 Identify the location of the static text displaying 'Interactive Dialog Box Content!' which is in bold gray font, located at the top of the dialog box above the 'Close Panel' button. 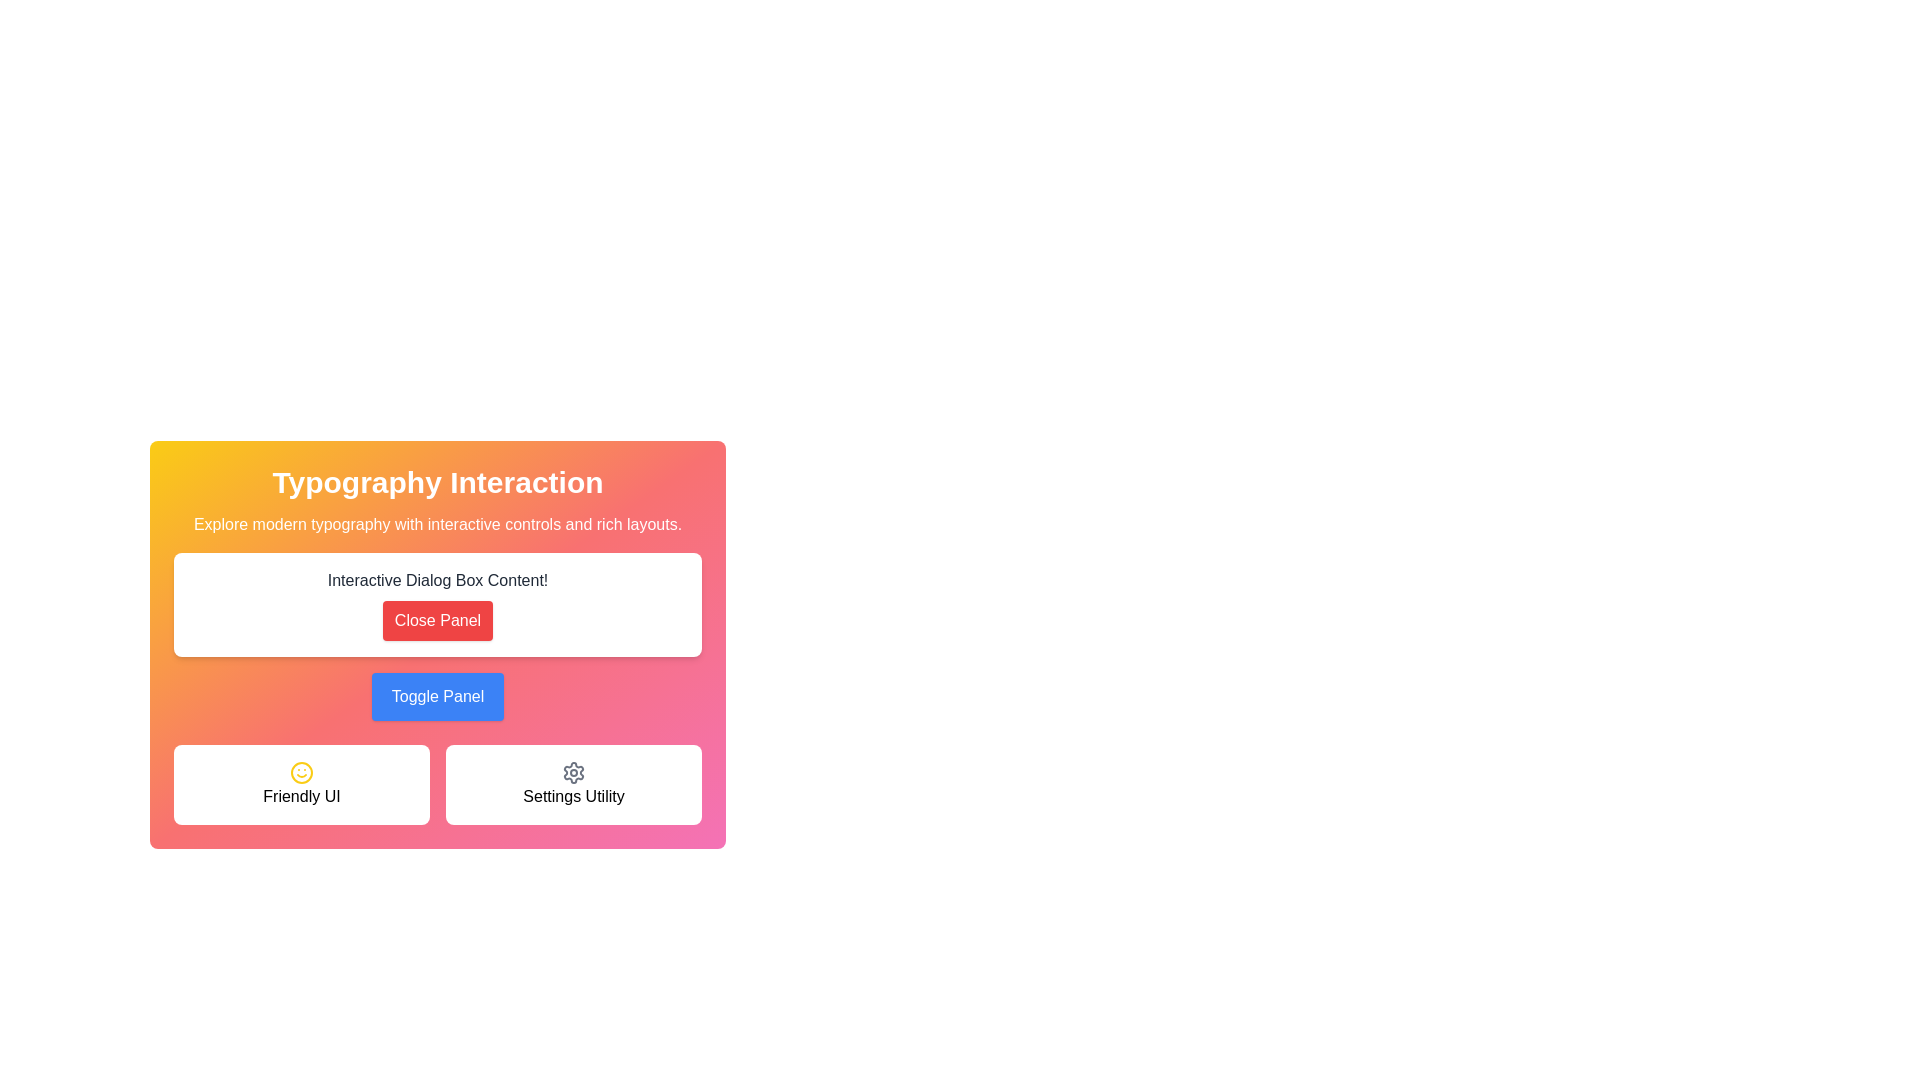
(436, 581).